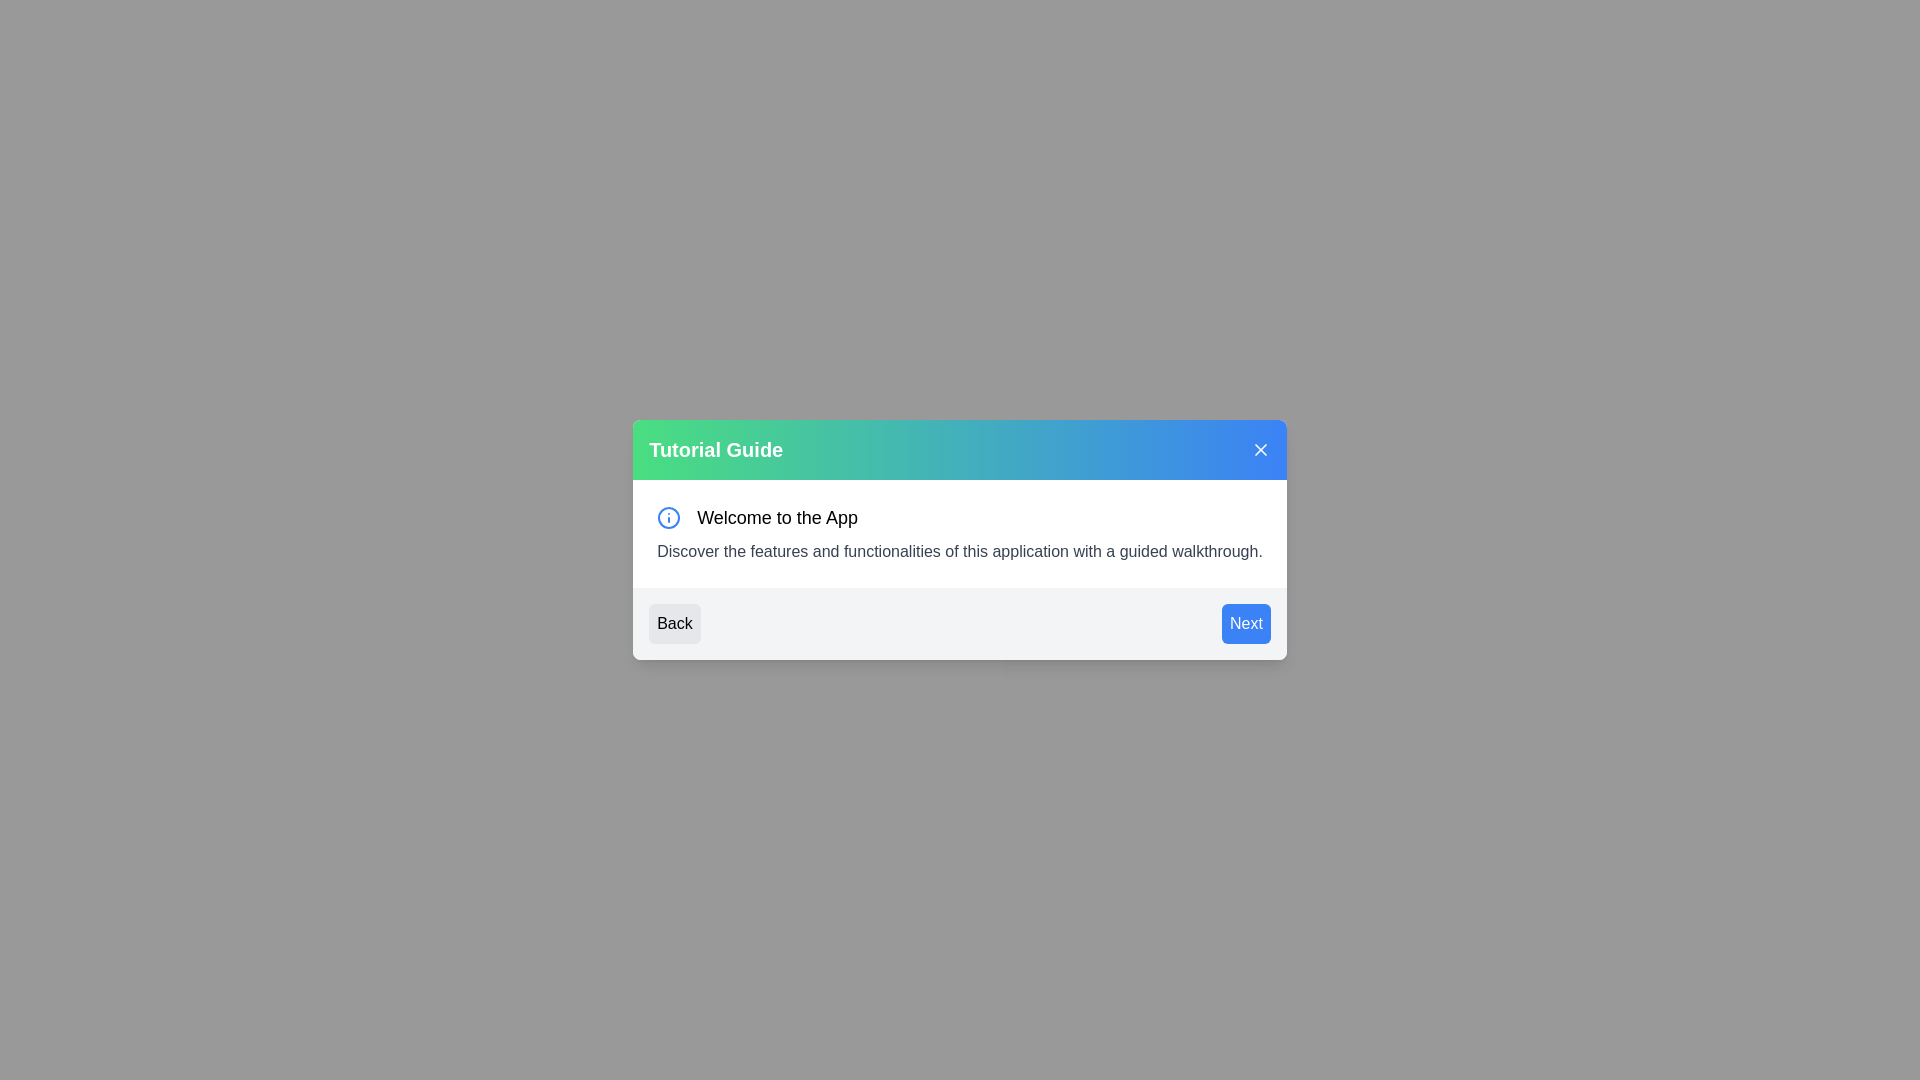 Image resolution: width=1920 pixels, height=1080 pixels. What do you see at coordinates (1259, 450) in the screenshot?
I see `the close button located in the top-right corner of the 'Tutorial Guide' dialog box` at bounding box center [1259, 450].